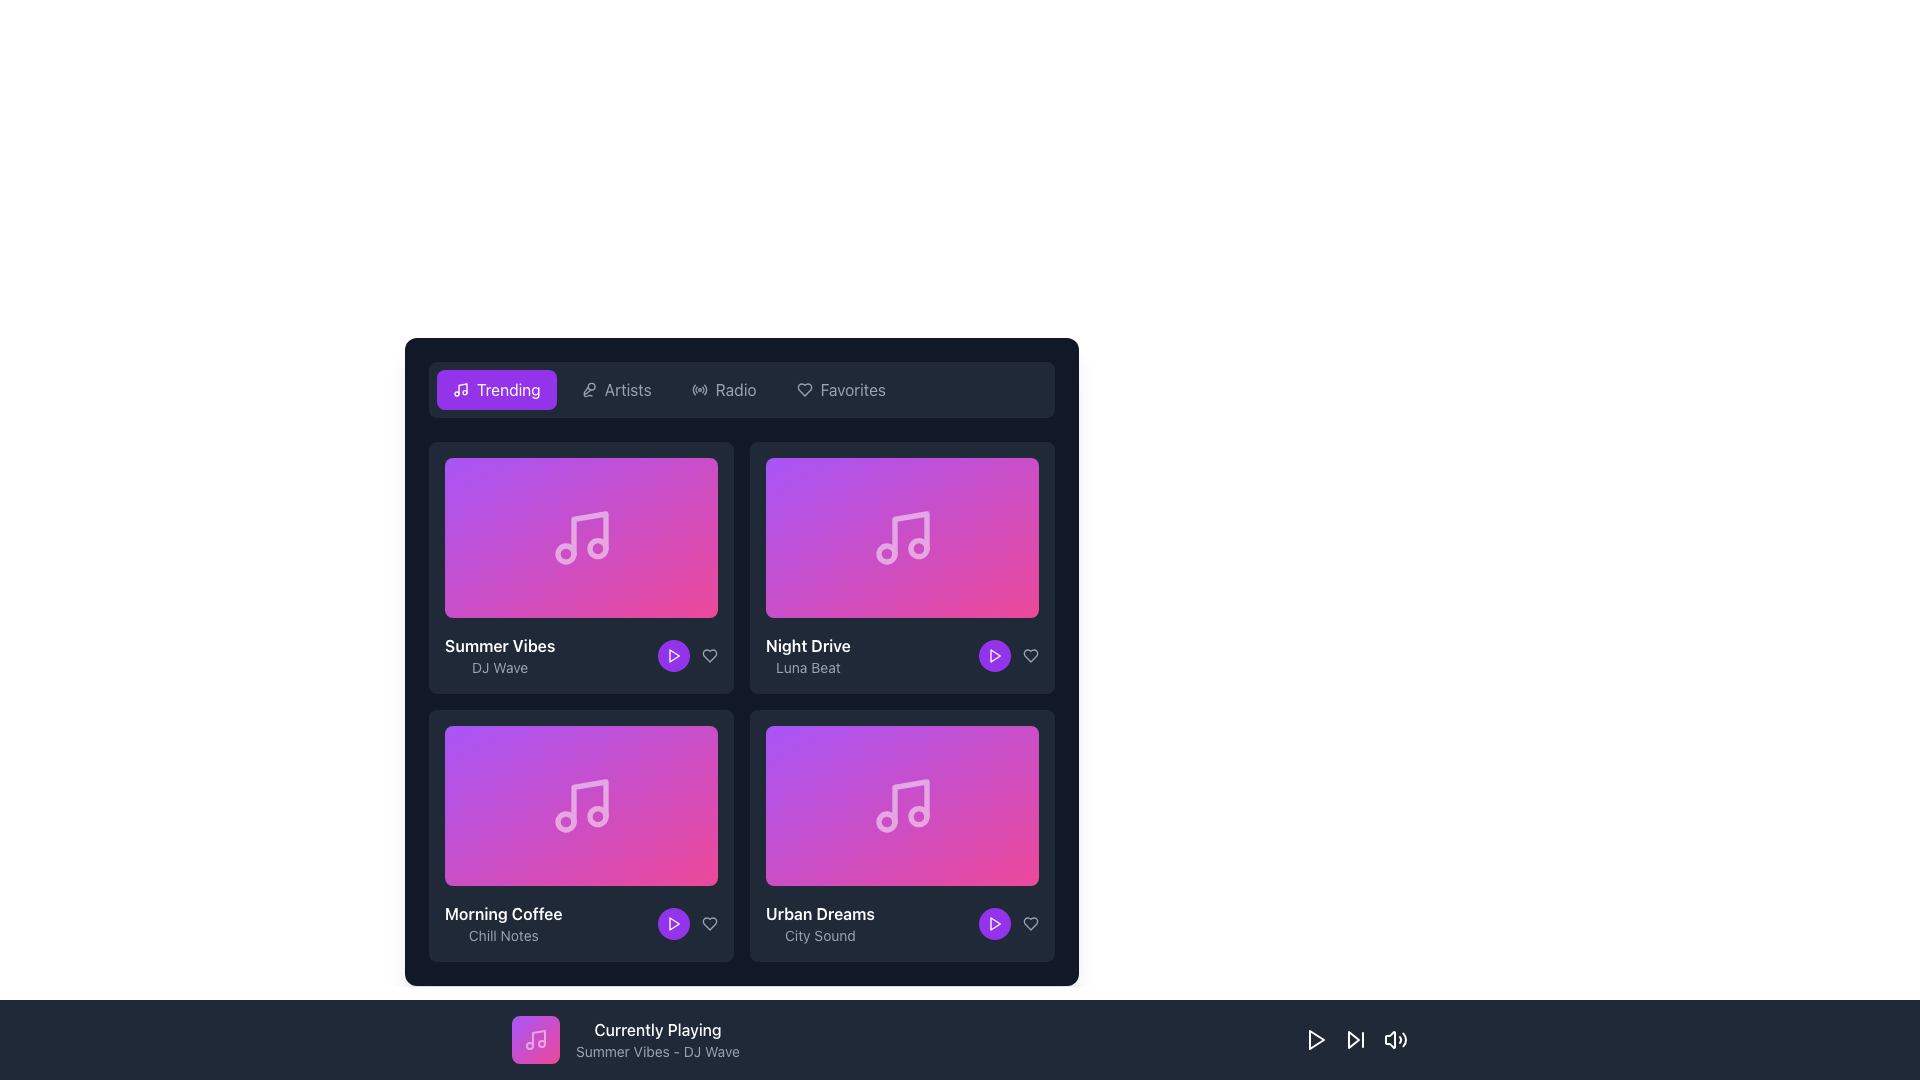  Describe the element at coordinates (564, 821) in the screenshot. I see `the decorative circle within the music note icon in the 'Morning Coffee' card, located in the second row, distinctly positioned as the left circle` at that location.